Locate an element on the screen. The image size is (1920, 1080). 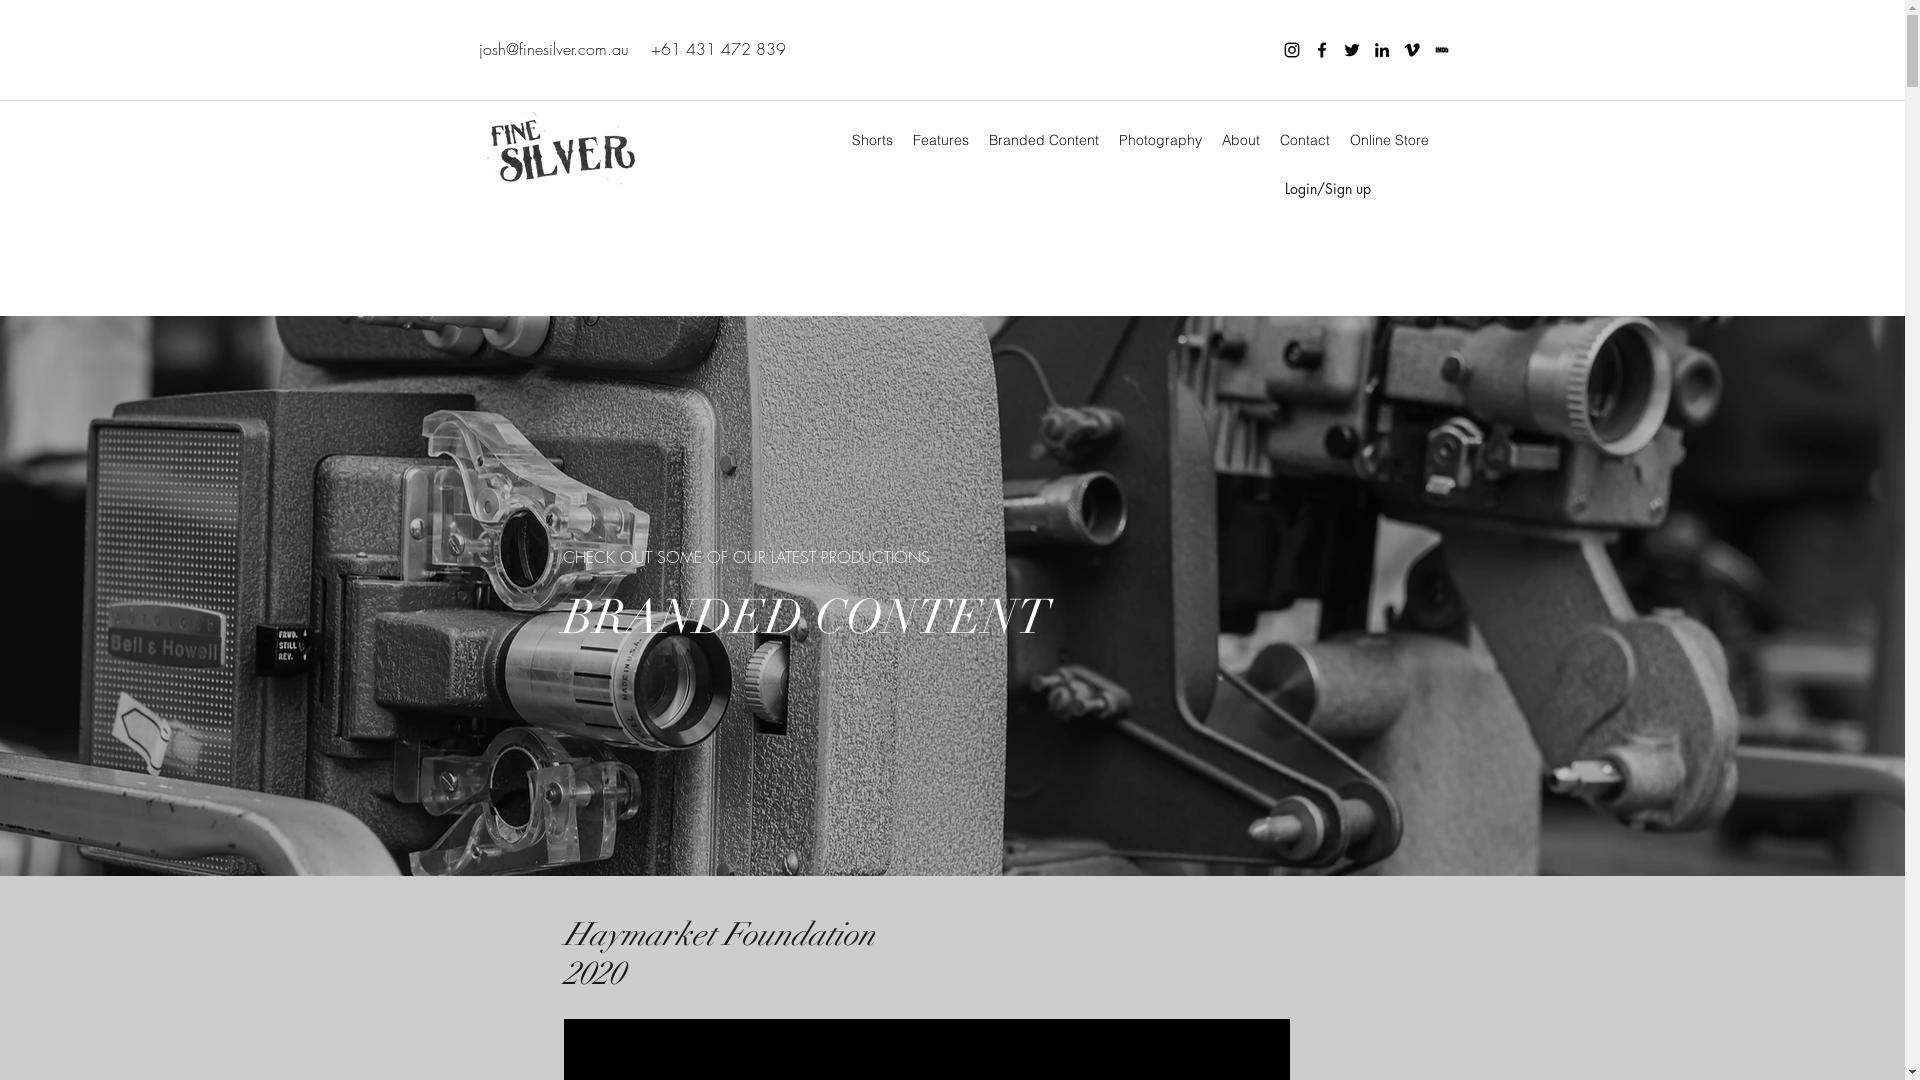
'Photography' is located at coordinates (1107, 138).